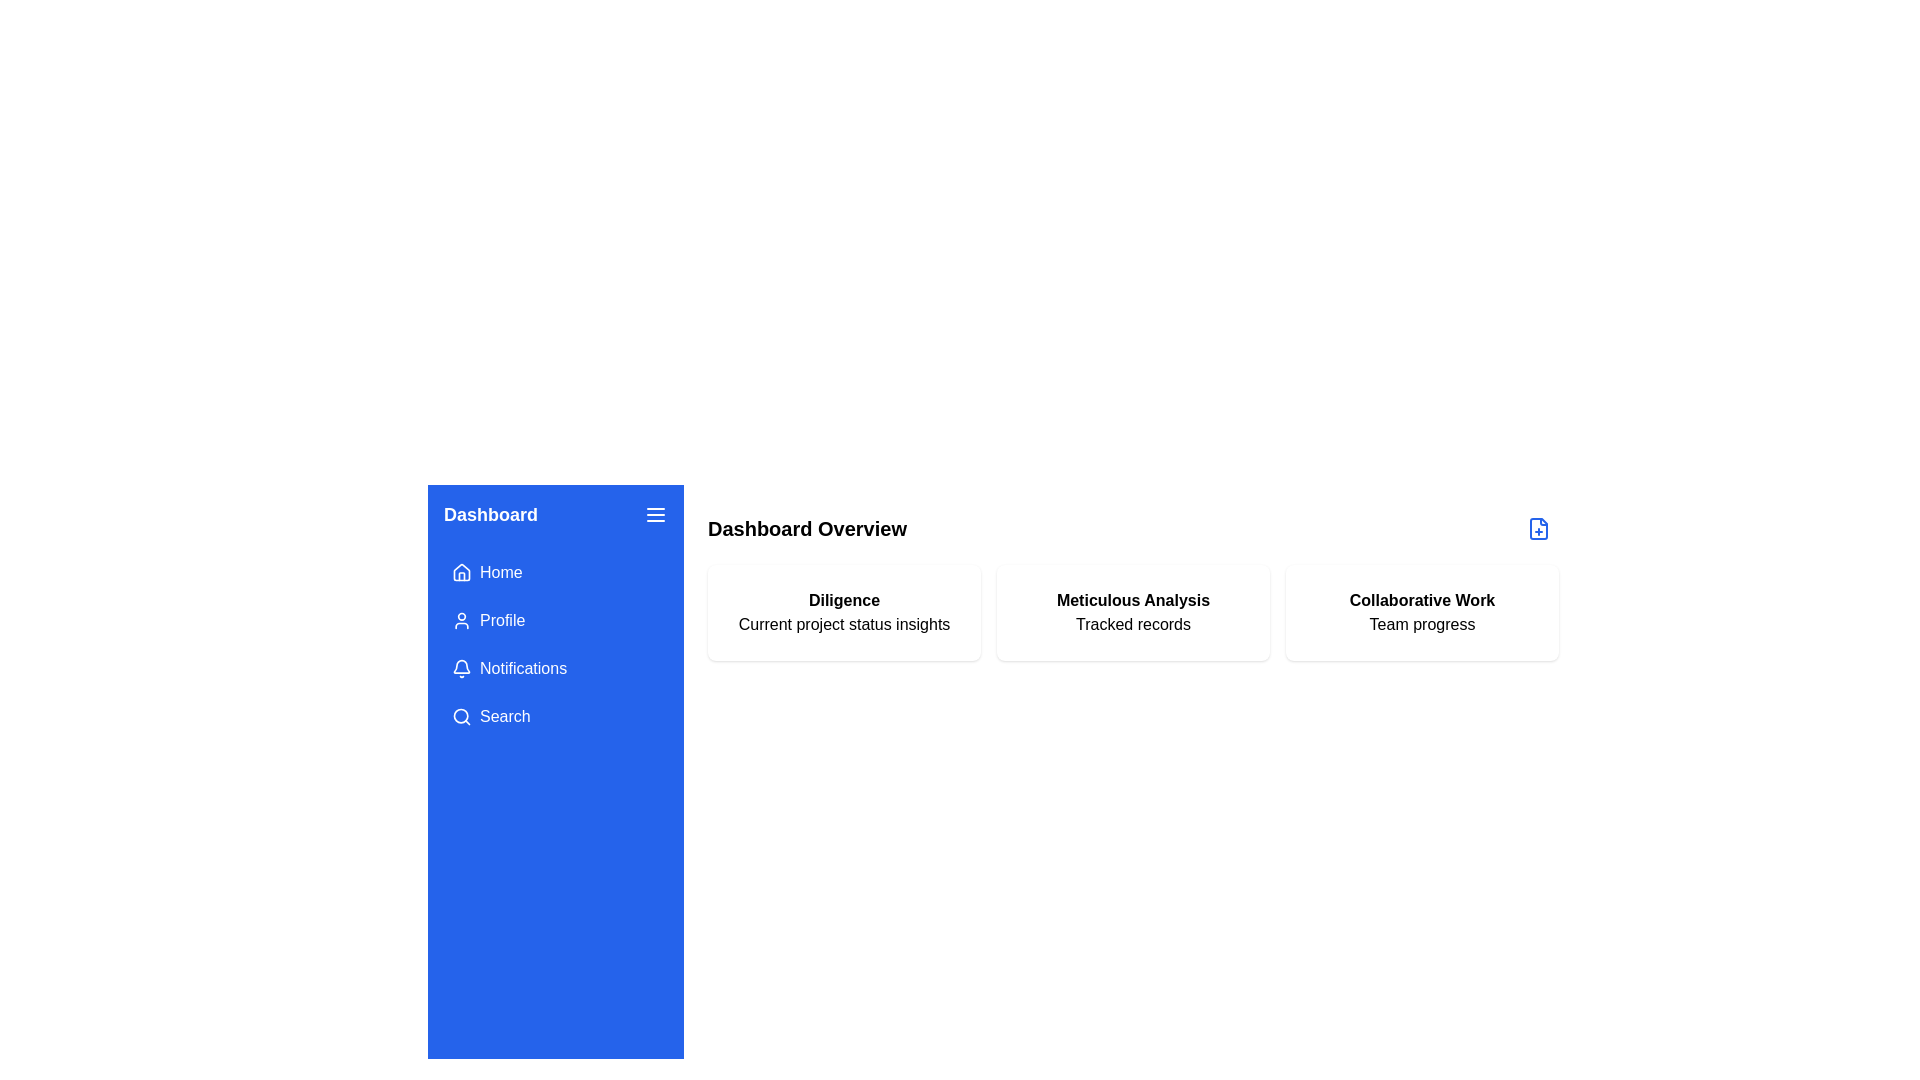  What do you see at coordinates (556, 514) in the screenshot?
I see `the title and status indicator component at the top of the vertical blue sidebar` at bounding box center [556, 514].